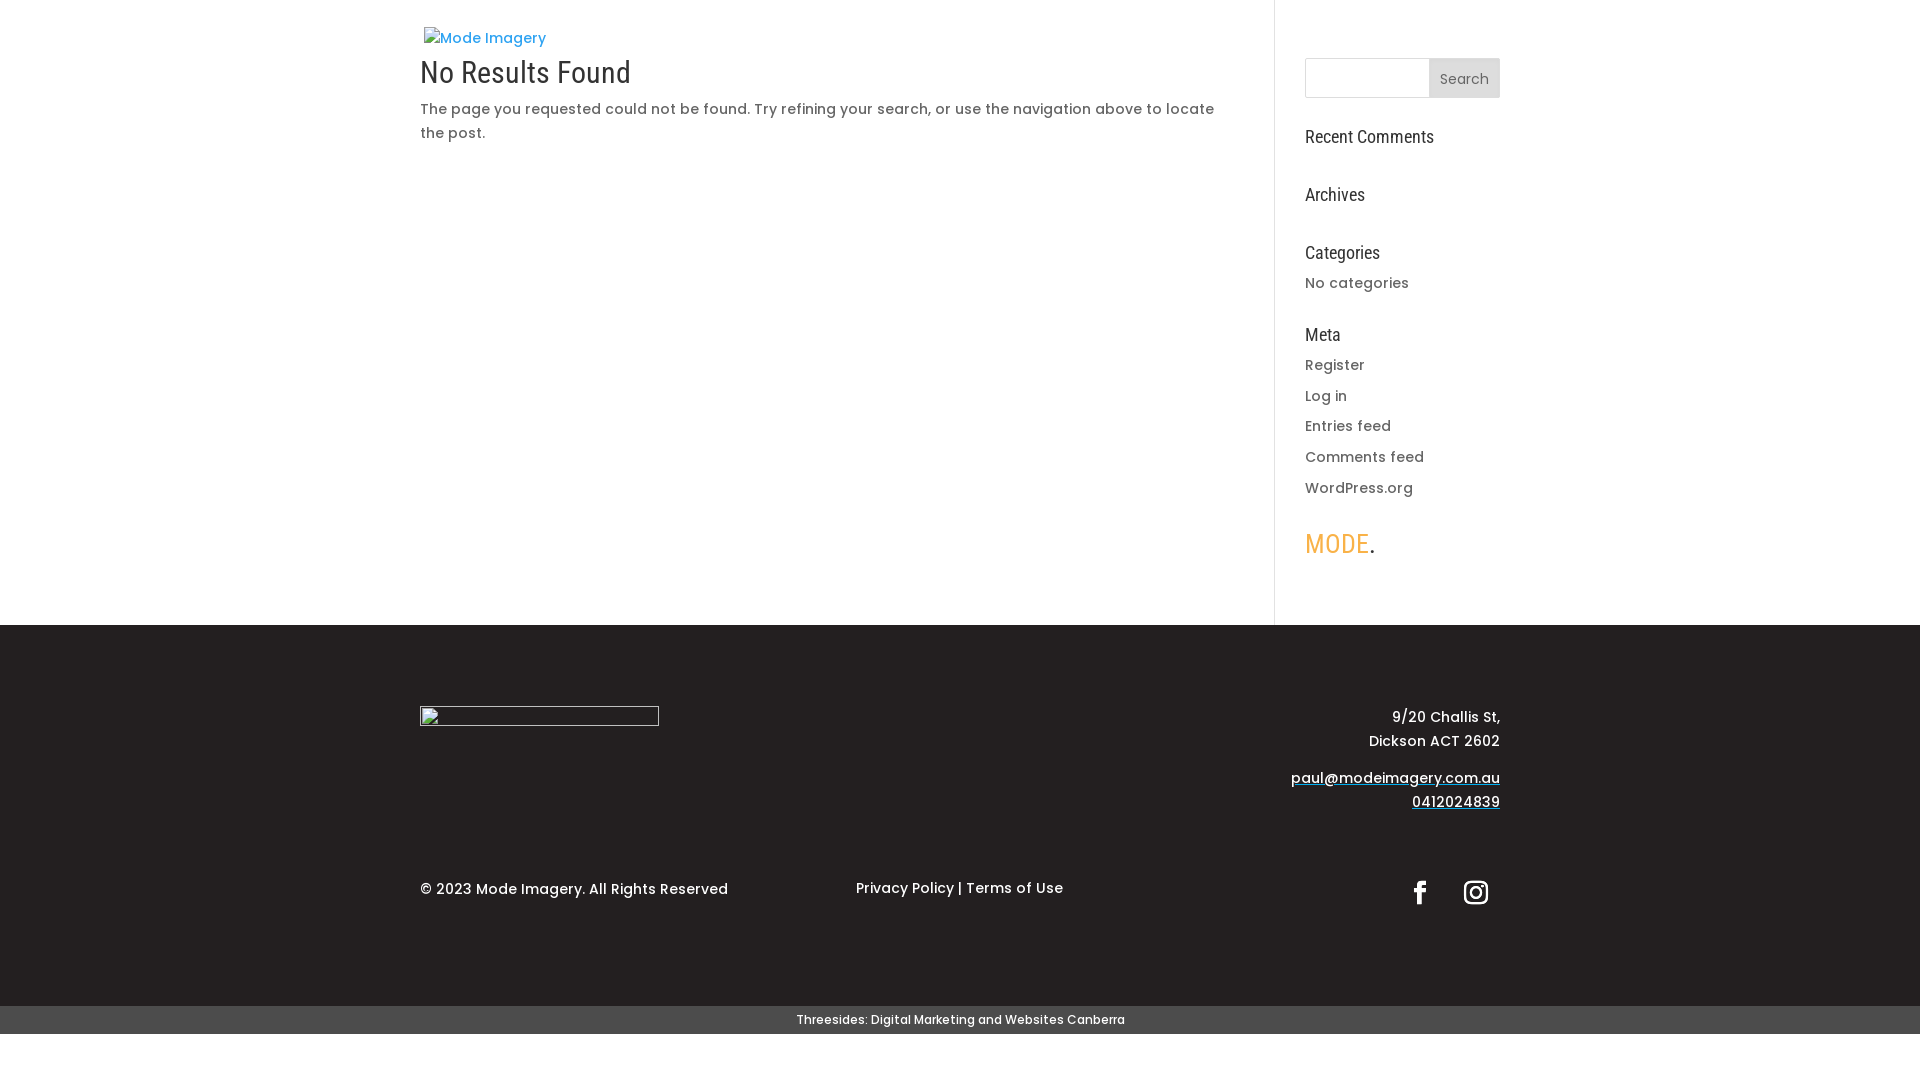  Describe the element at coordinates (1476, 892) in the screenshot. I see `'Follow on Instagram'` at that location.